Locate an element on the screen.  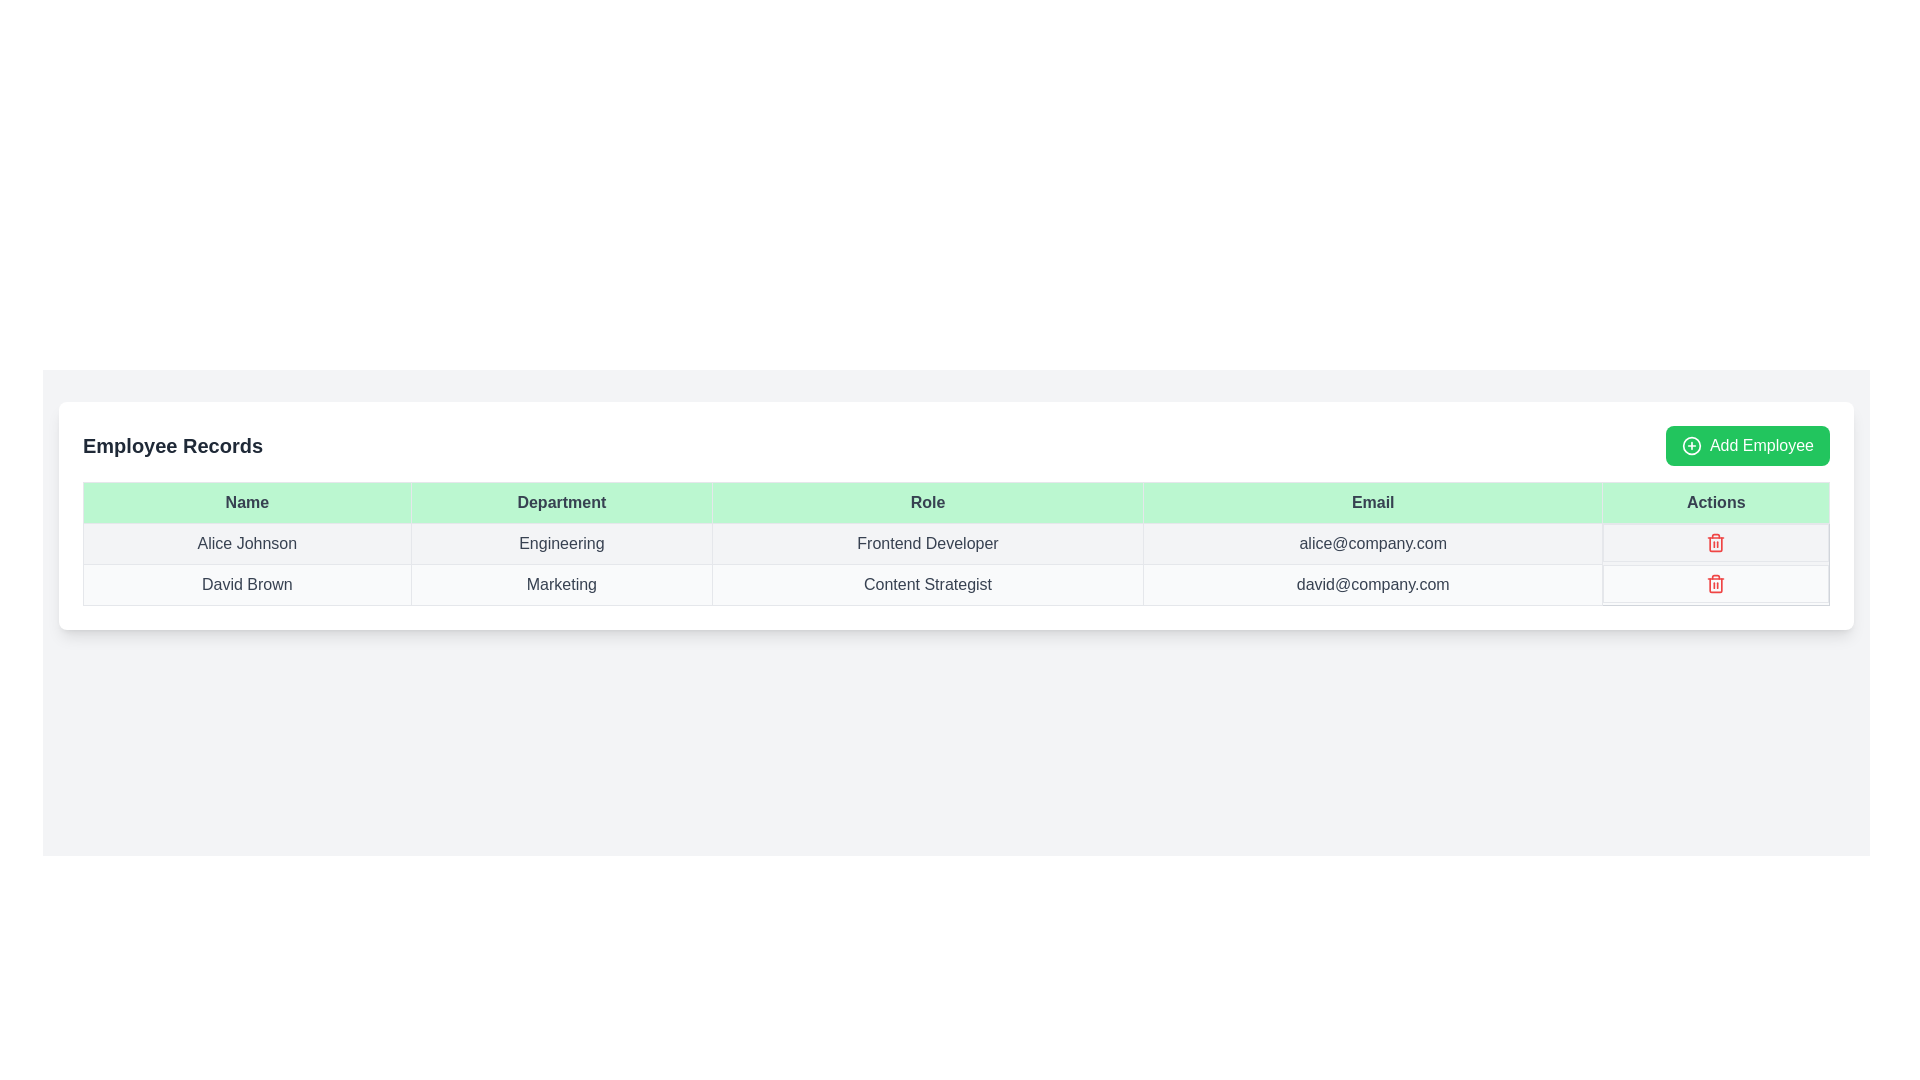
the table header cell displaying 'Department', which is the second header cell in the row, centered within its rectangular boundary with a light green background is located at coordinates (560, 501).